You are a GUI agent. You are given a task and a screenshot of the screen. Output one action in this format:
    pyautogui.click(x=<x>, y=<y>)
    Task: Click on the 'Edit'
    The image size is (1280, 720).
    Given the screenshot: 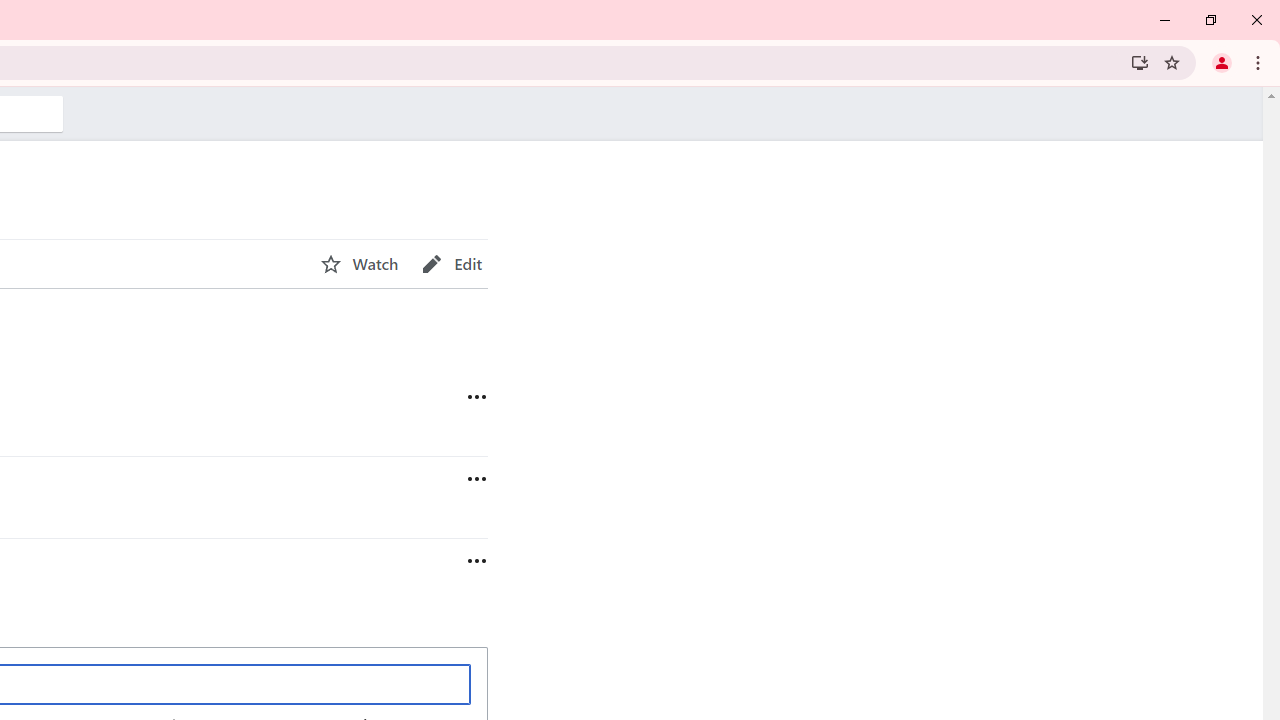 What is the action you would take?
    pyautogui.click(x=451, y=263)
    